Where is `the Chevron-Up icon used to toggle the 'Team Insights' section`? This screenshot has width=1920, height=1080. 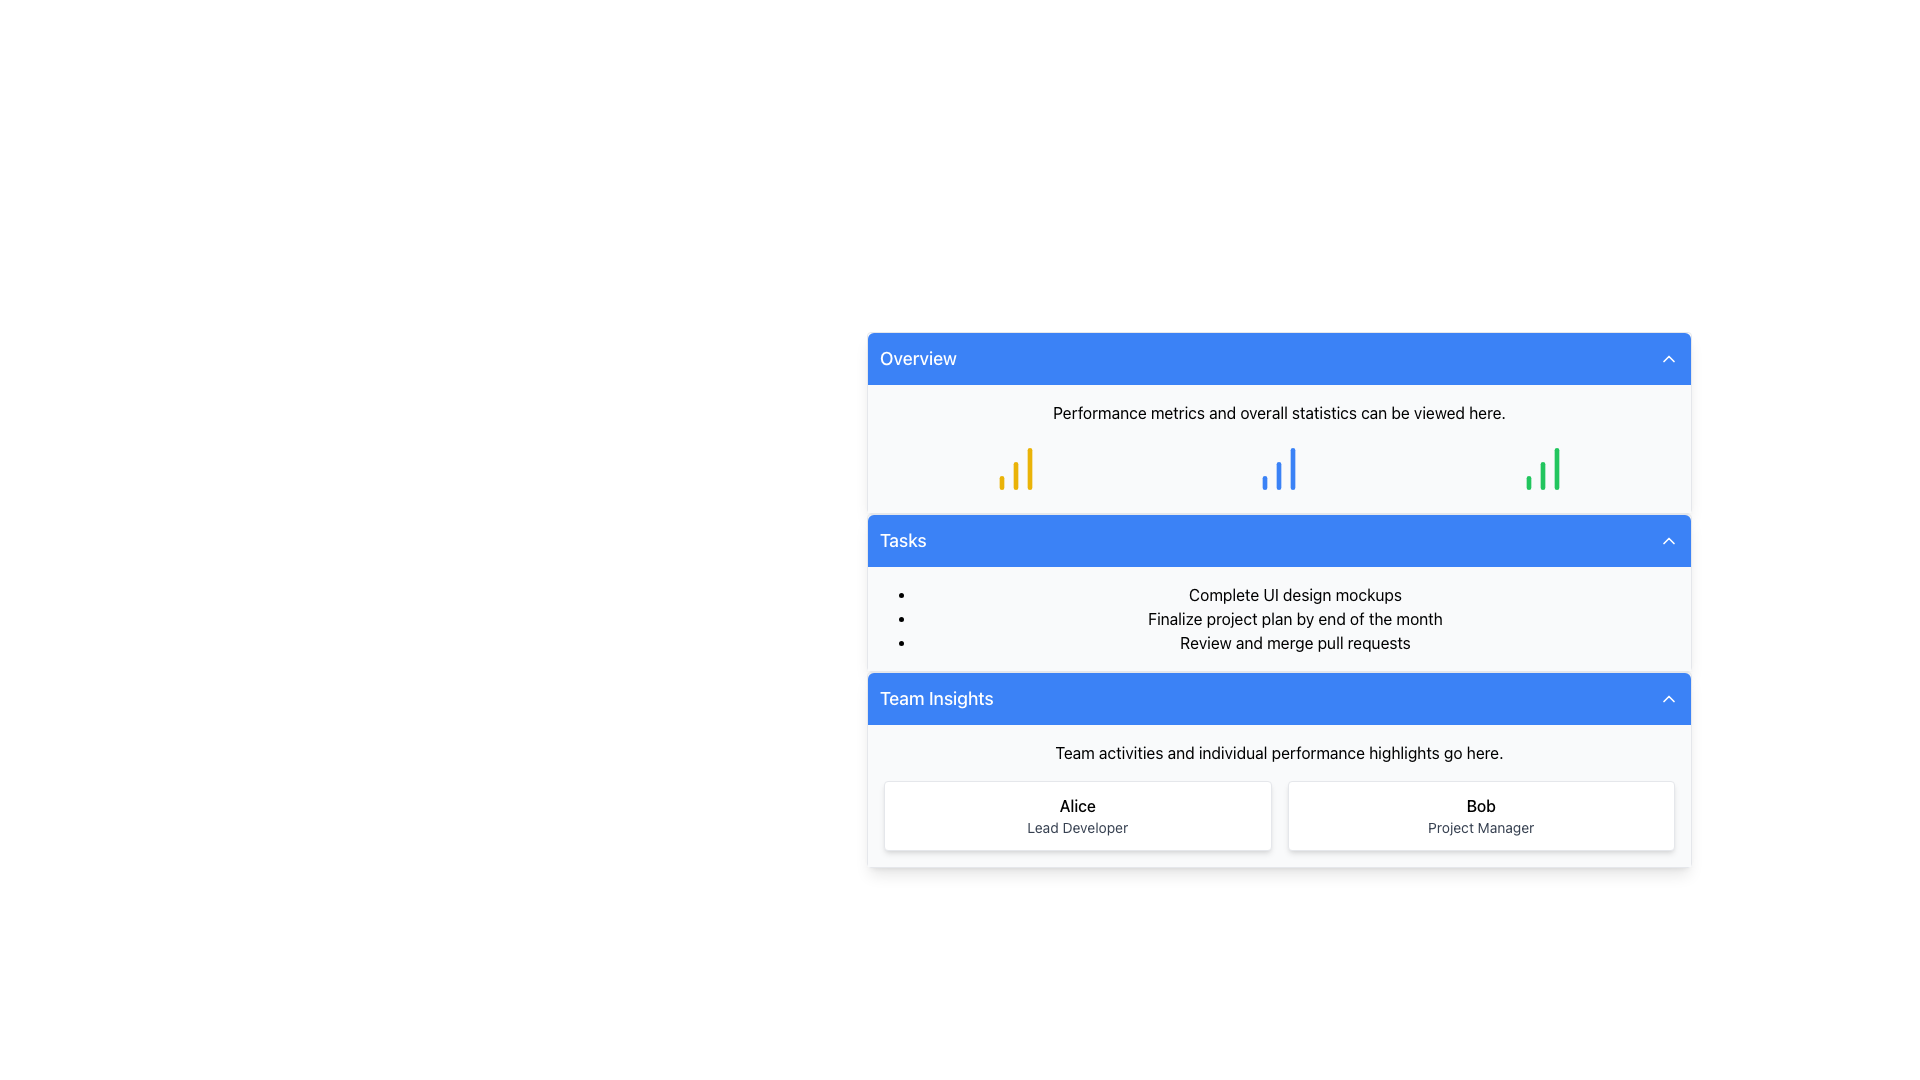 the Chevron-Up icon used to toggle the 'Team Insights' section is located at coordinates (1669, 697).